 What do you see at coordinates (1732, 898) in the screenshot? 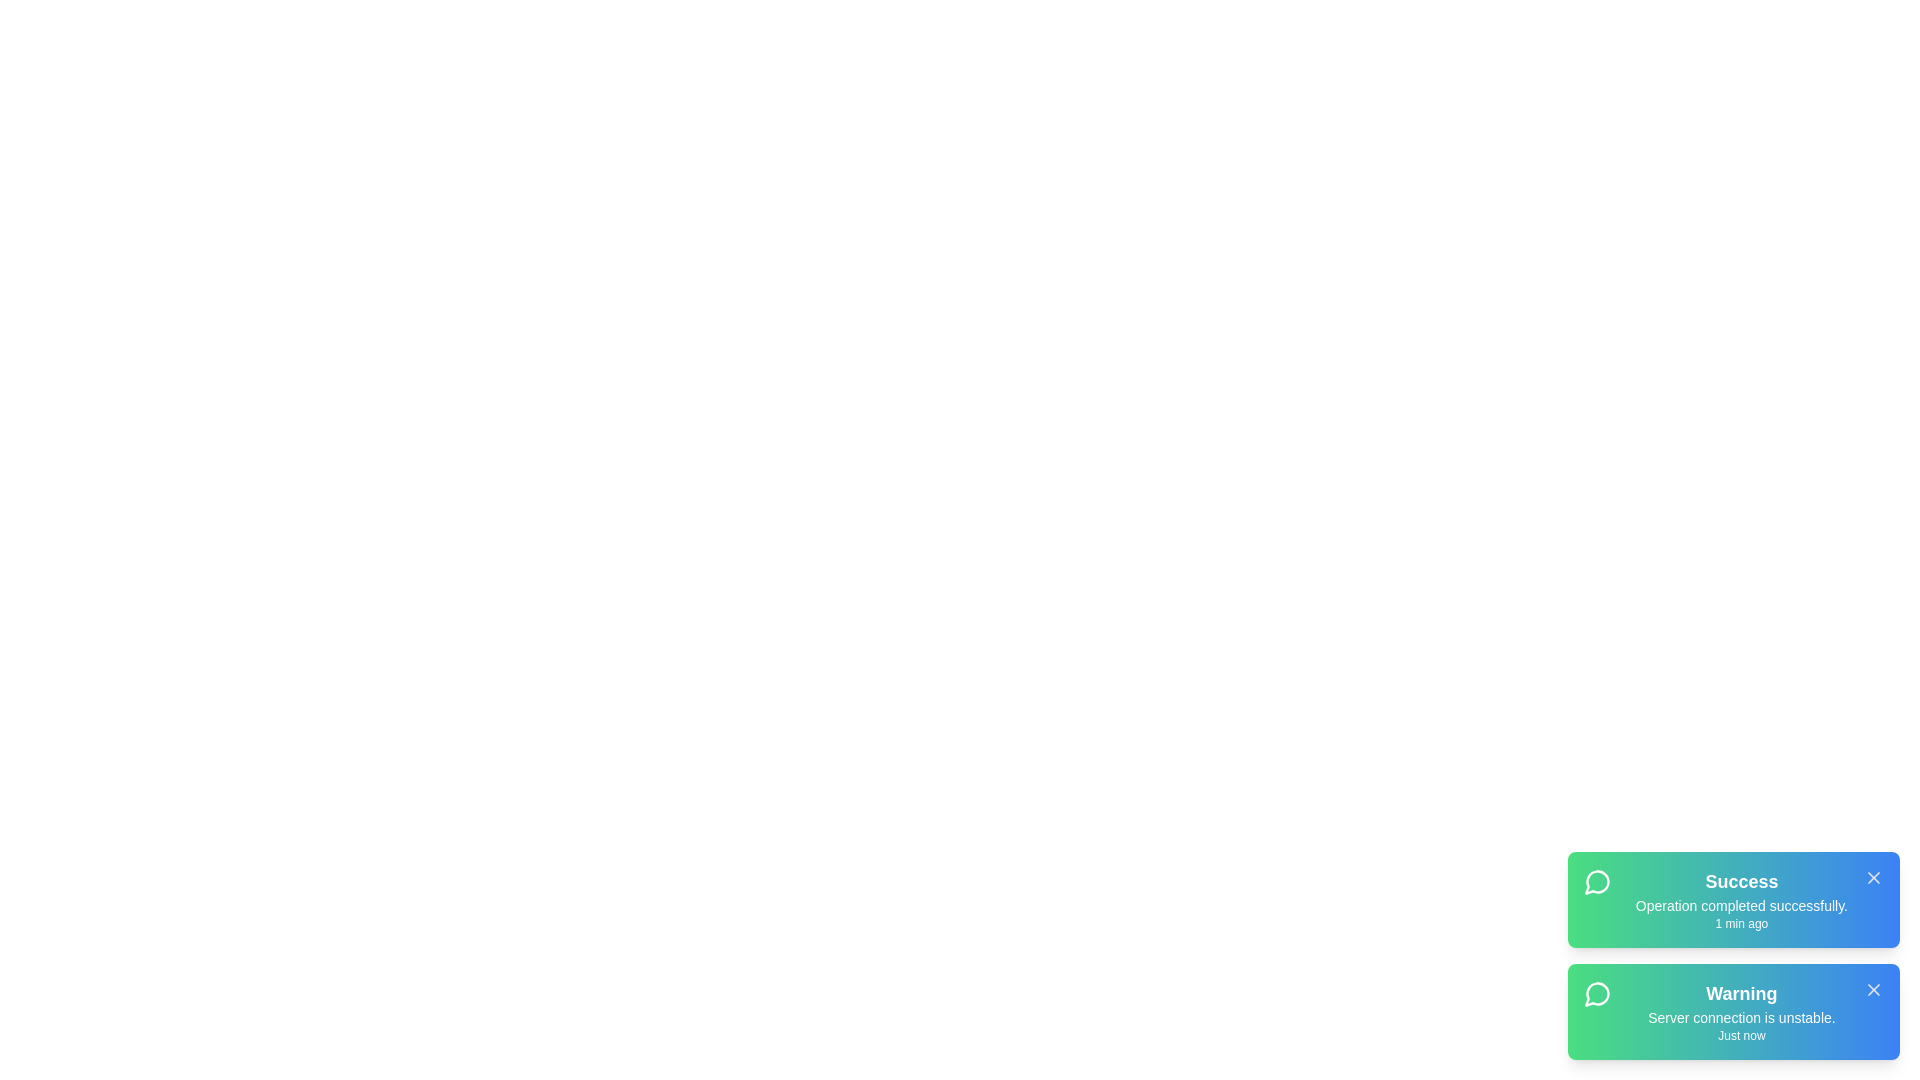
I see `the text of the notification 1` at bounding box center [1732, 898].